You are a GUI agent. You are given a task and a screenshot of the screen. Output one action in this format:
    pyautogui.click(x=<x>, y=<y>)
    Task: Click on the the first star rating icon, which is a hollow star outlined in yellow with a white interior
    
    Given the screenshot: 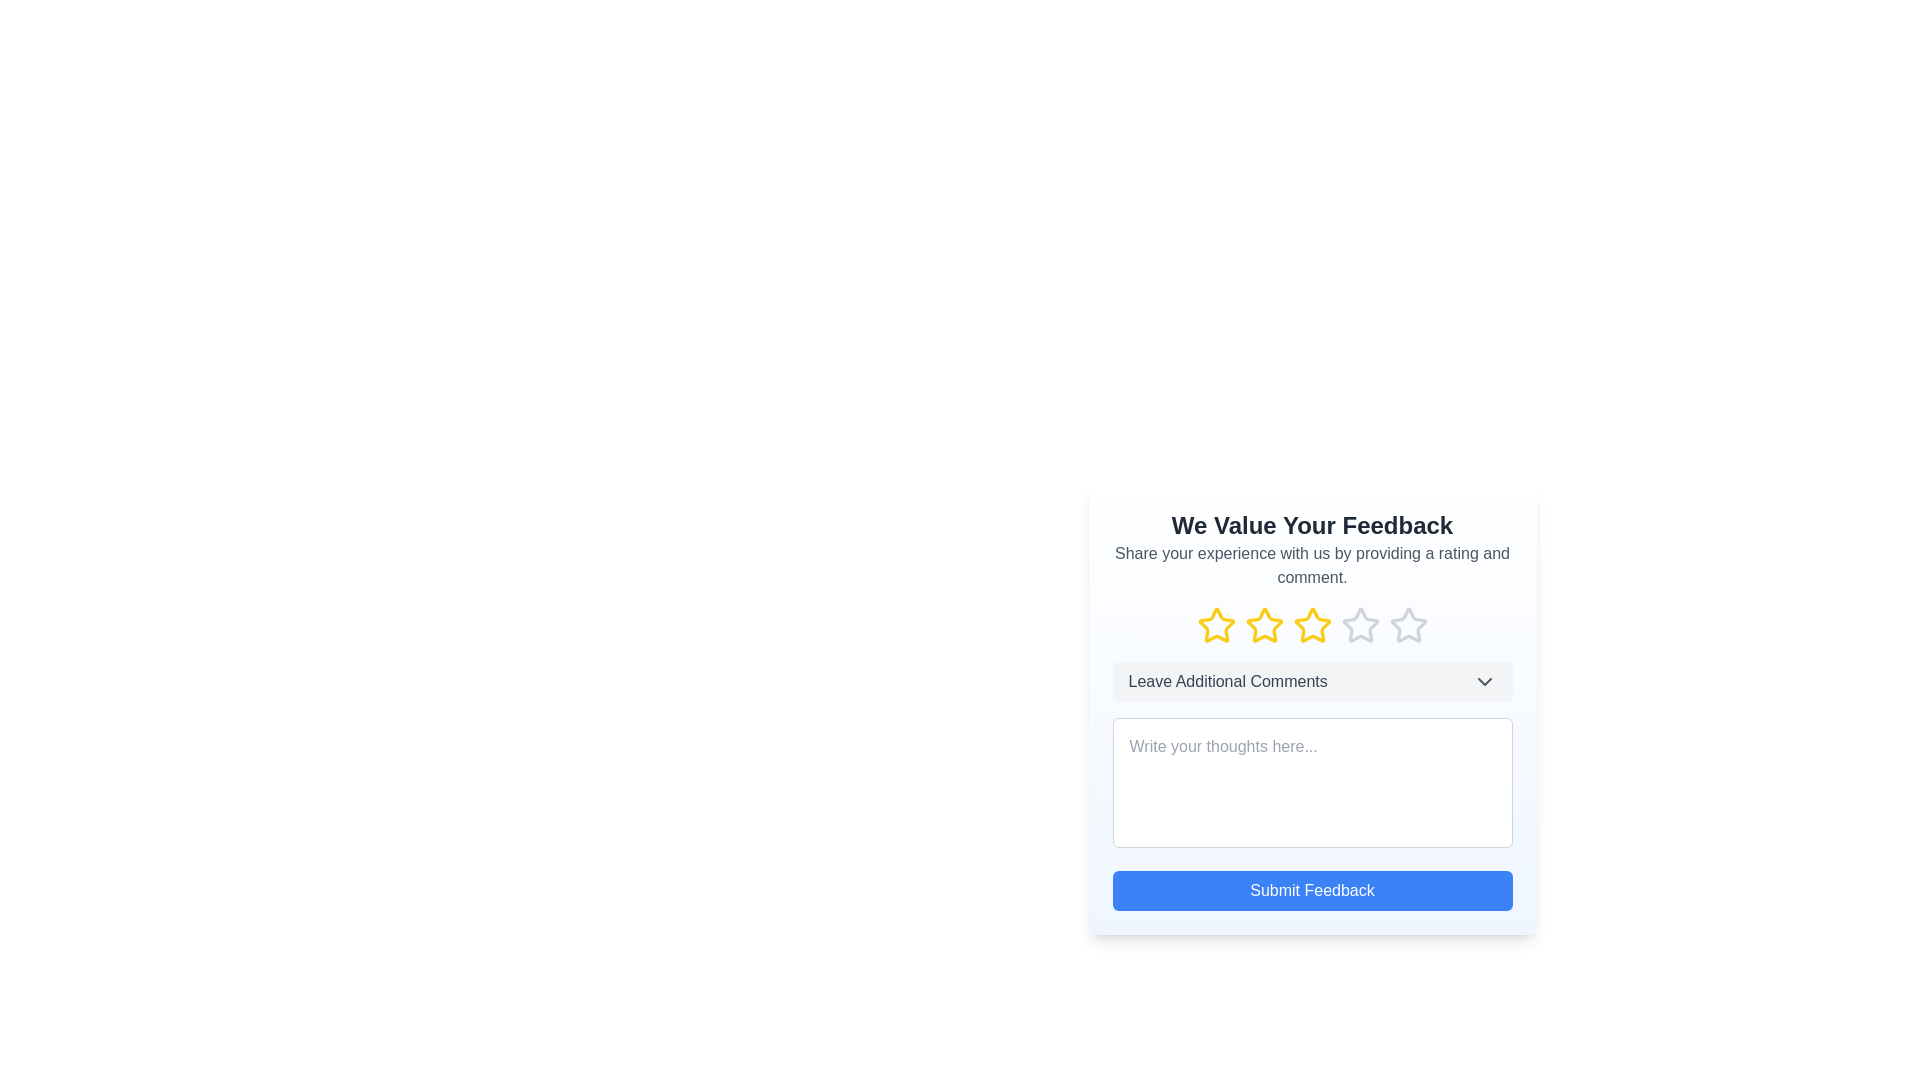 What is the action you would take?
    pyautogui.click(x=1215, y=624)
    